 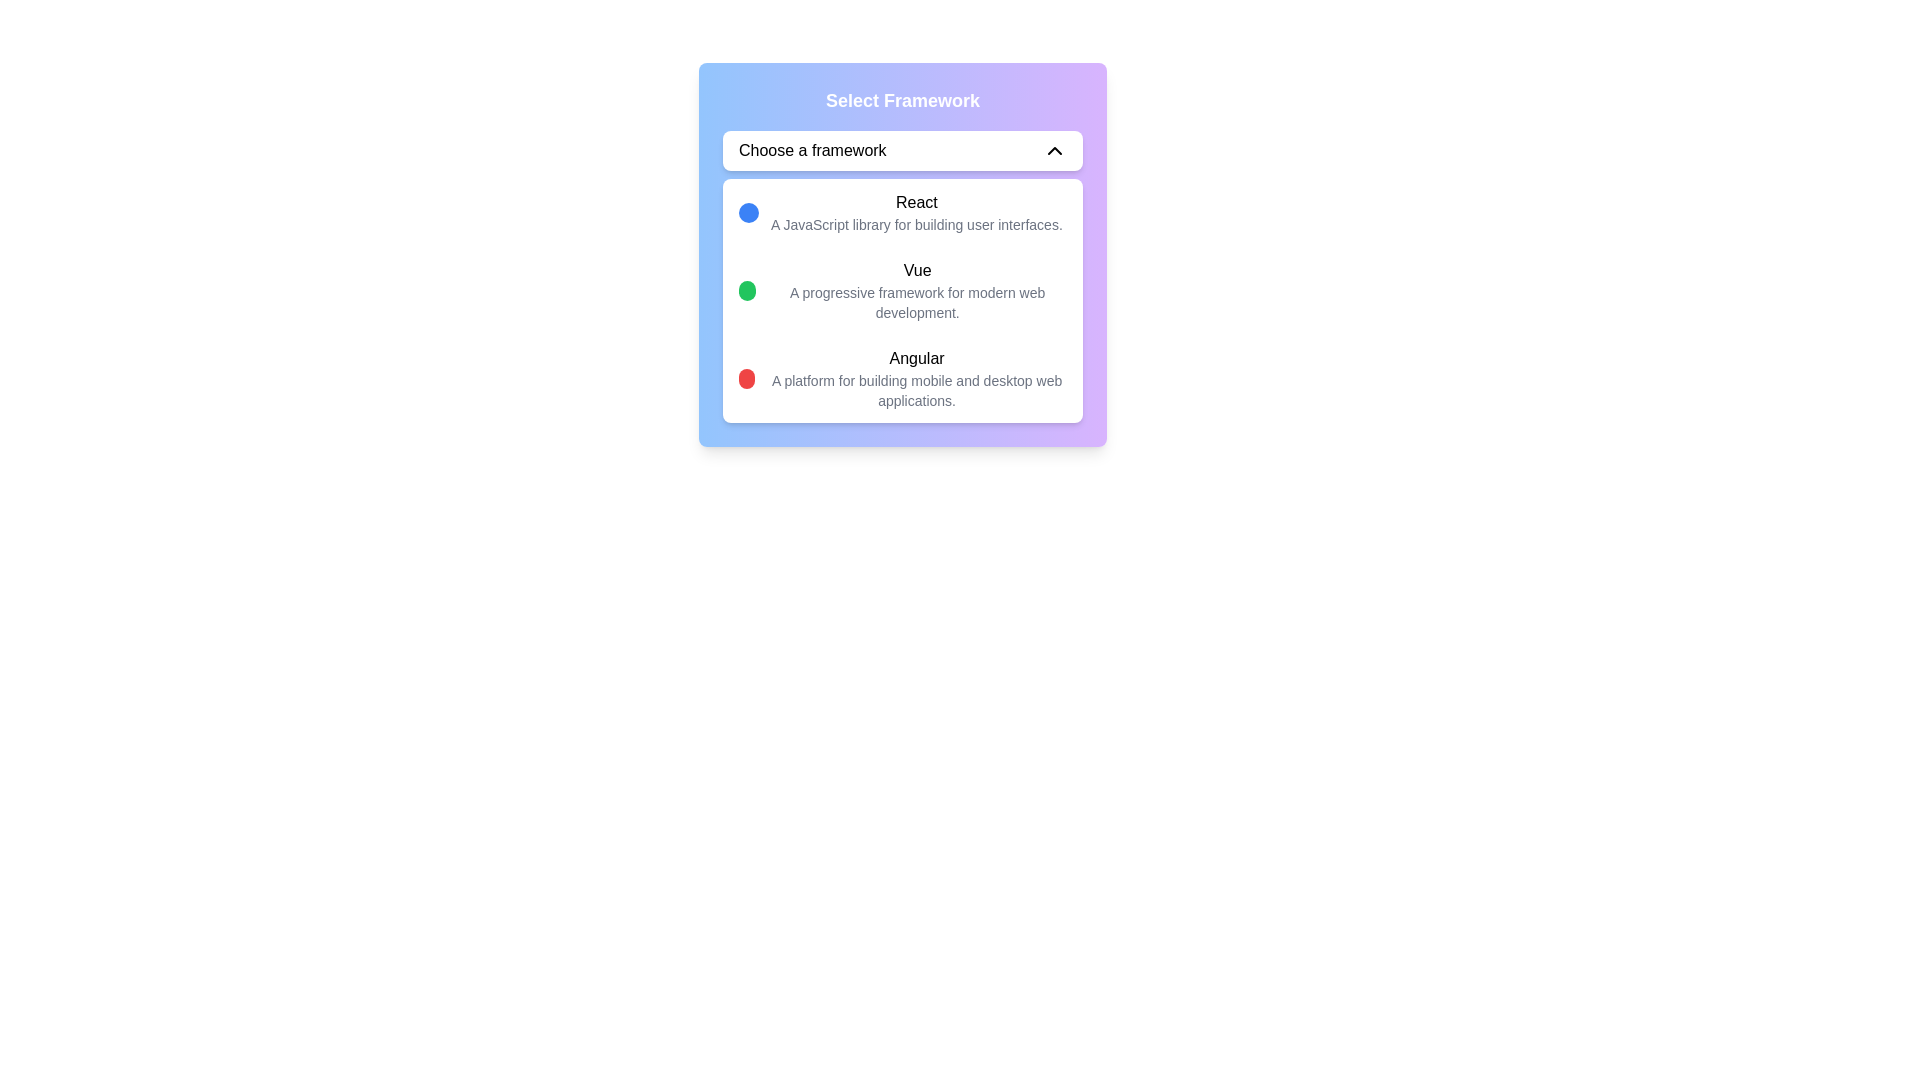 What do you see at coordinates (1054, 149) in the screenshot?
I see `the downward-facing chevron icon, which is styled with a black outline and positioned to the far right of the 'Choose a framework' button` at bounding box center [1054, 149].